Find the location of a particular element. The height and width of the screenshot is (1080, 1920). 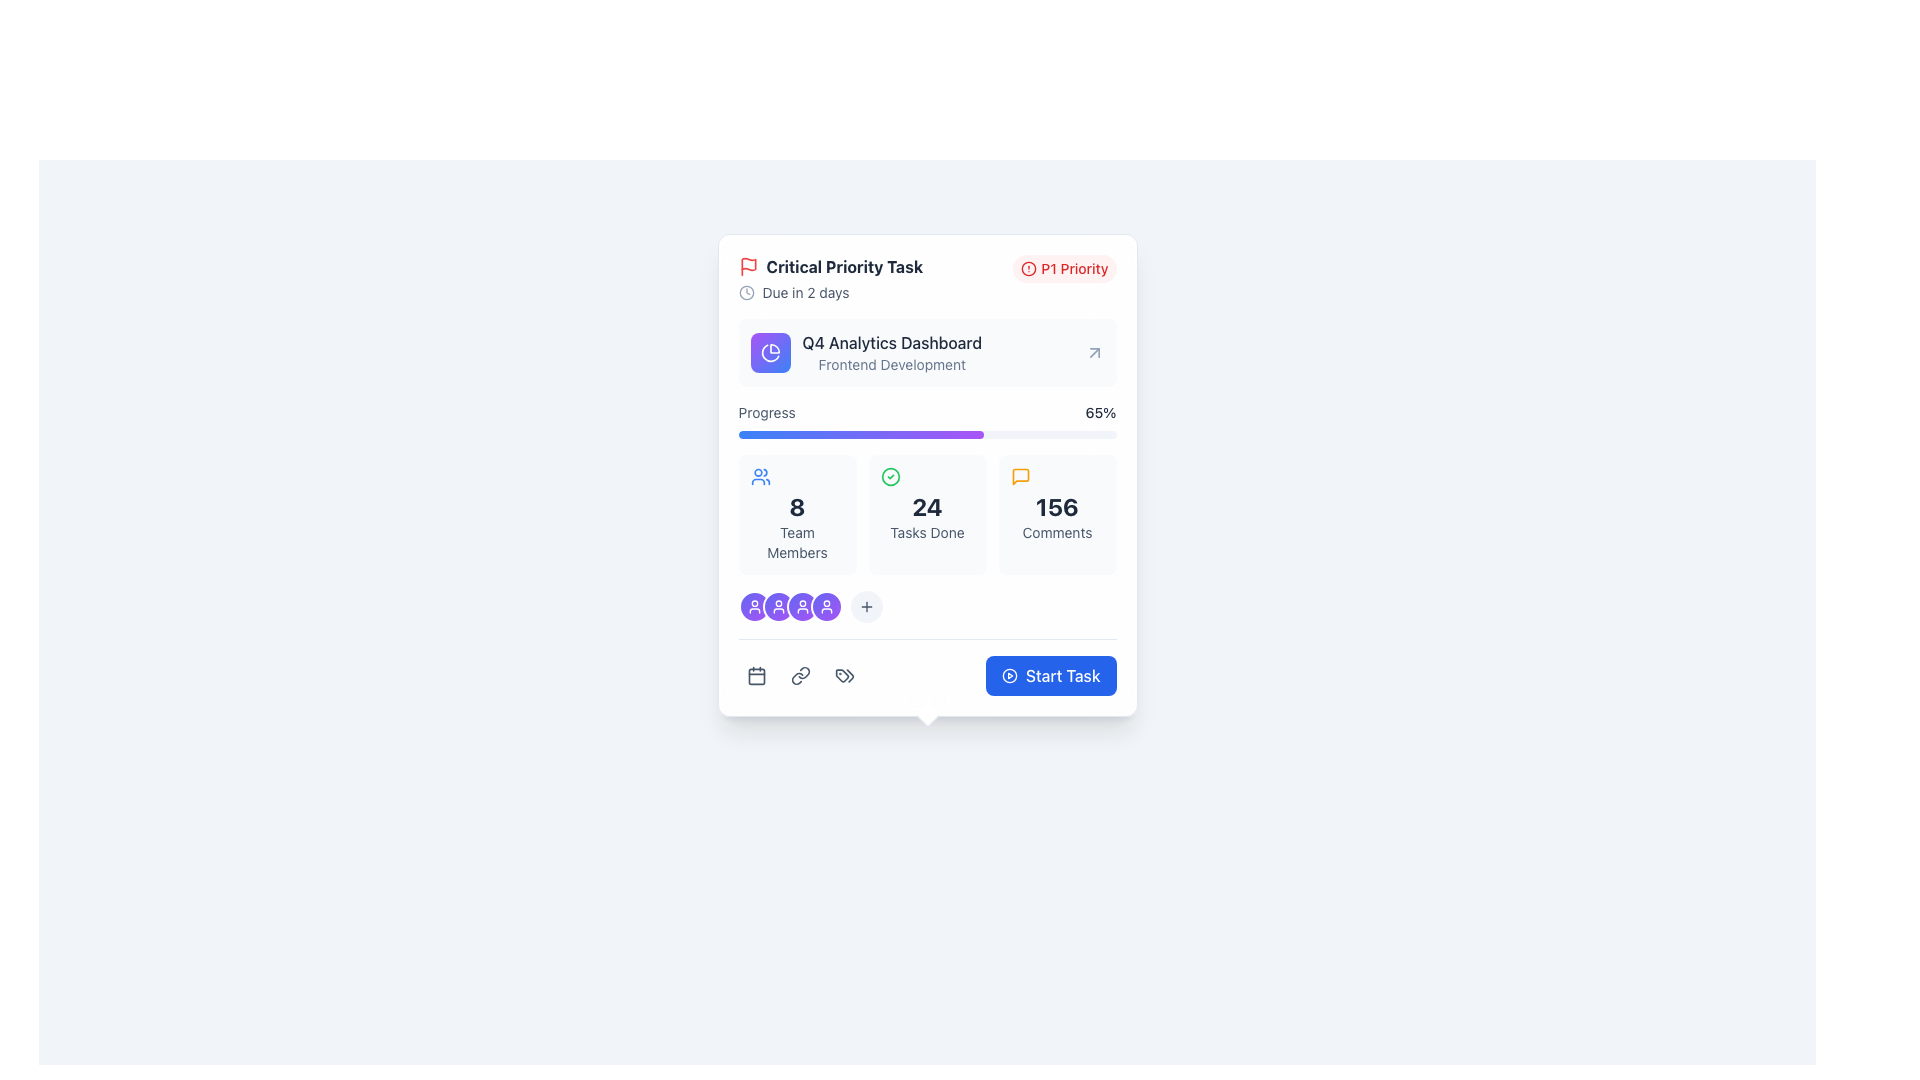

the circular alert icon indicating 'P1 Priority' status, located at the top-right corner of the 'Critical Priority Task' card is located at coordinates (1029, 268).